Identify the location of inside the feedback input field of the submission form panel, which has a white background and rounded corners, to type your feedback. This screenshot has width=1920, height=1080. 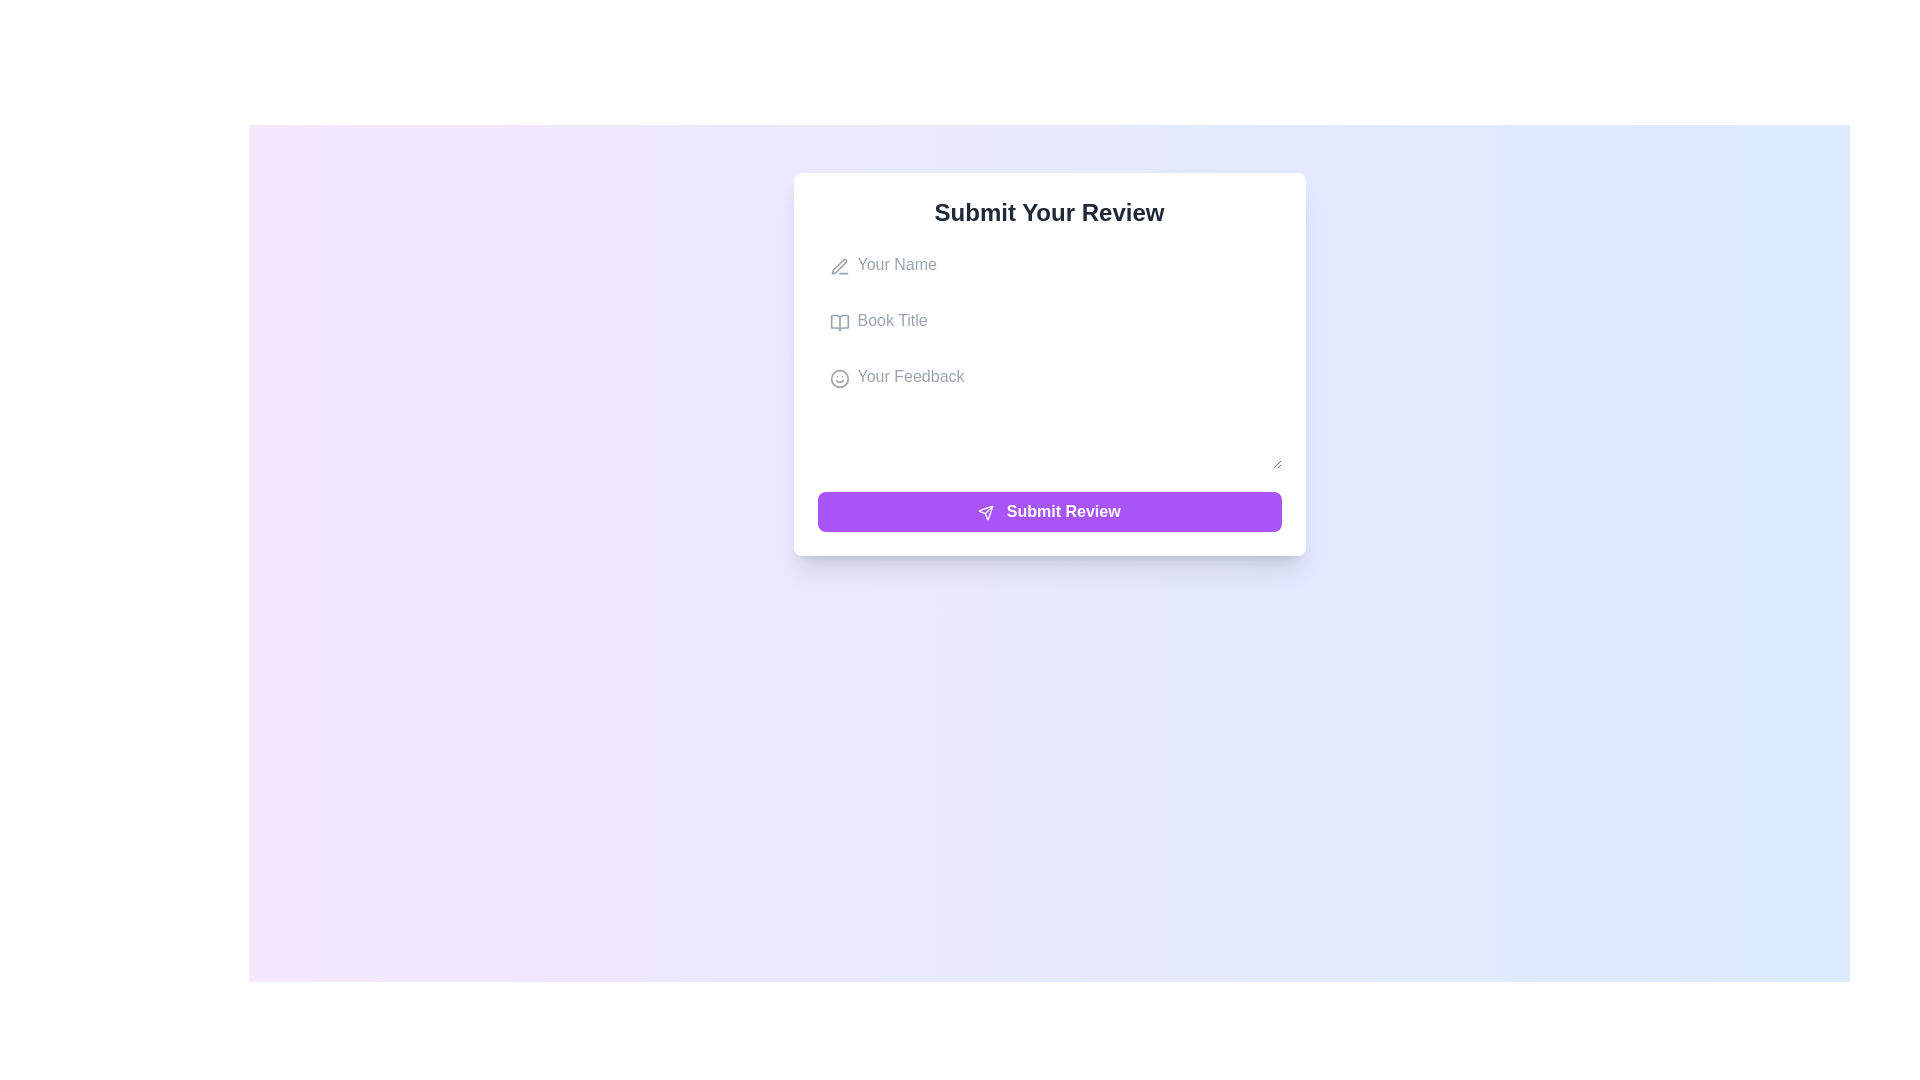
(1048, 364).